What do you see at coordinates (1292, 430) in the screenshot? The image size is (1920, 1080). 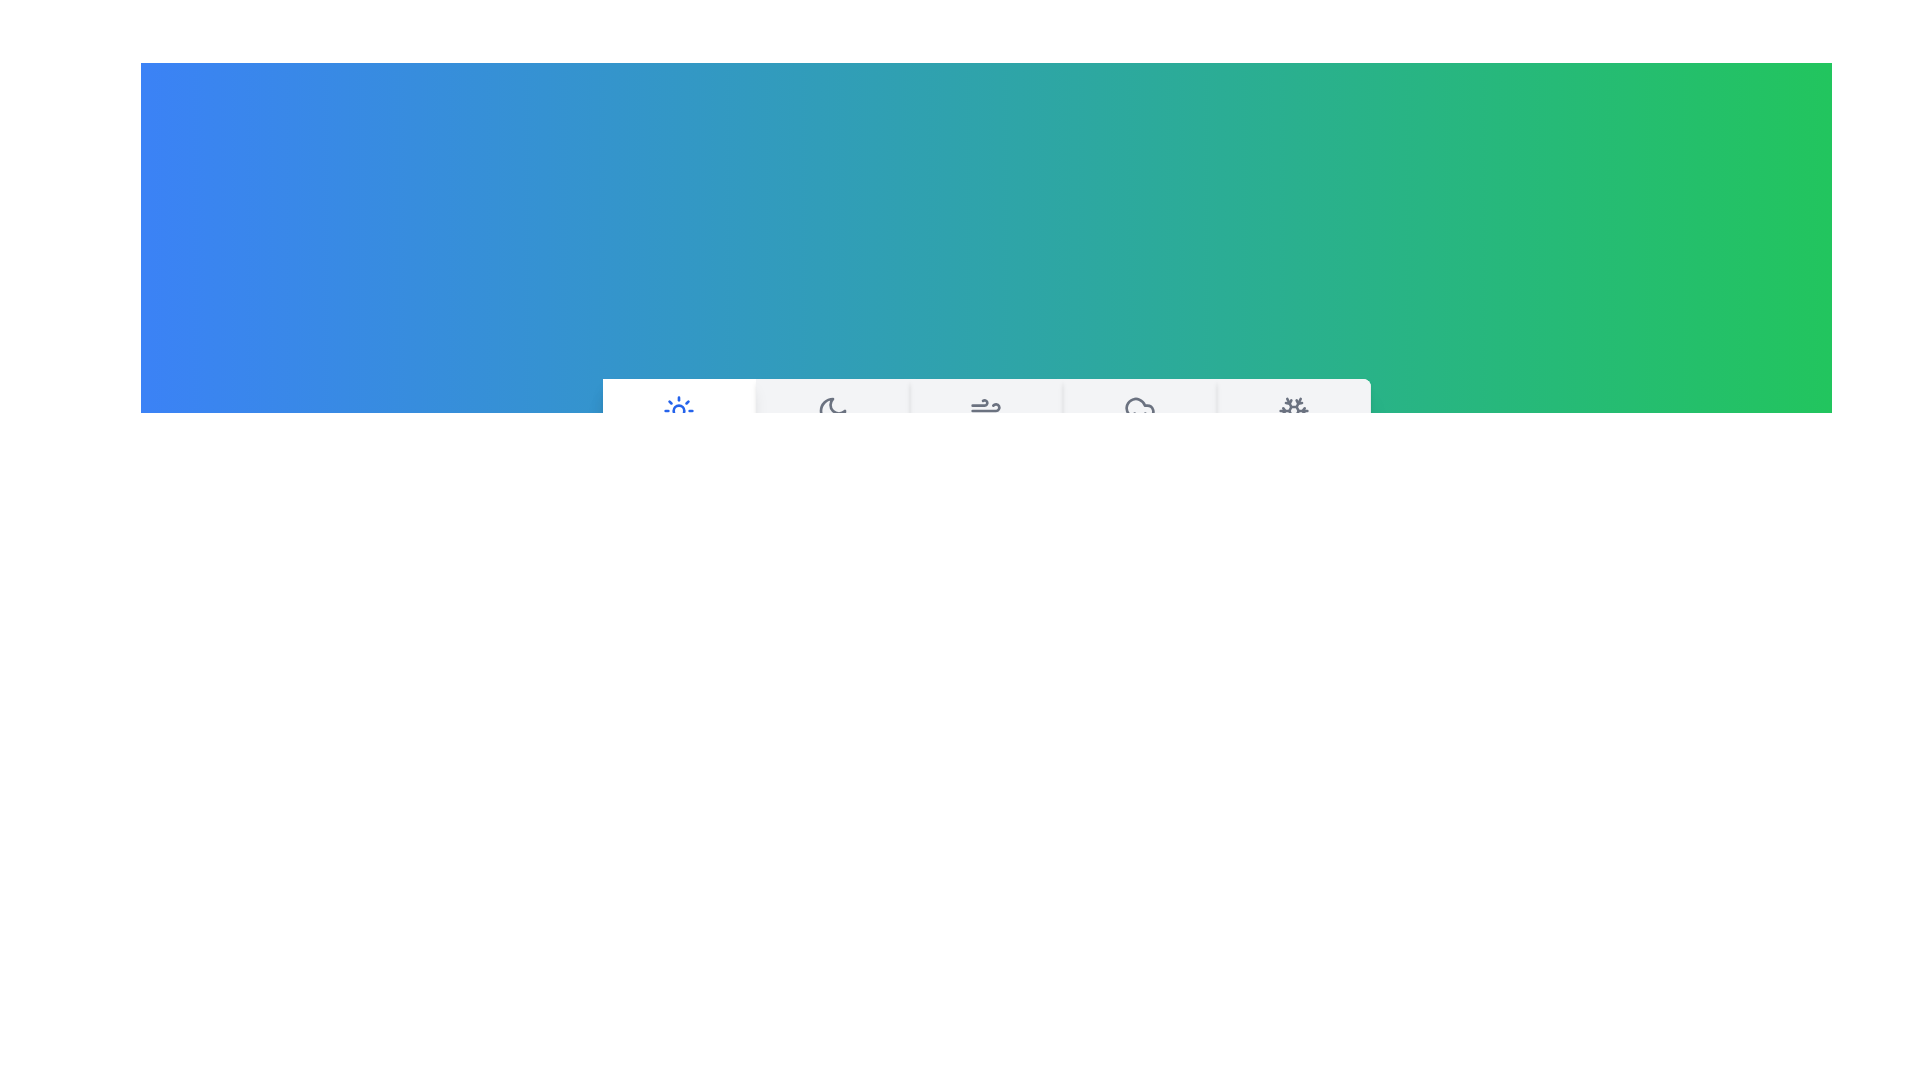 I see `the tab corresponding to Snowy and read its description` at bounding box center [1292, 430].